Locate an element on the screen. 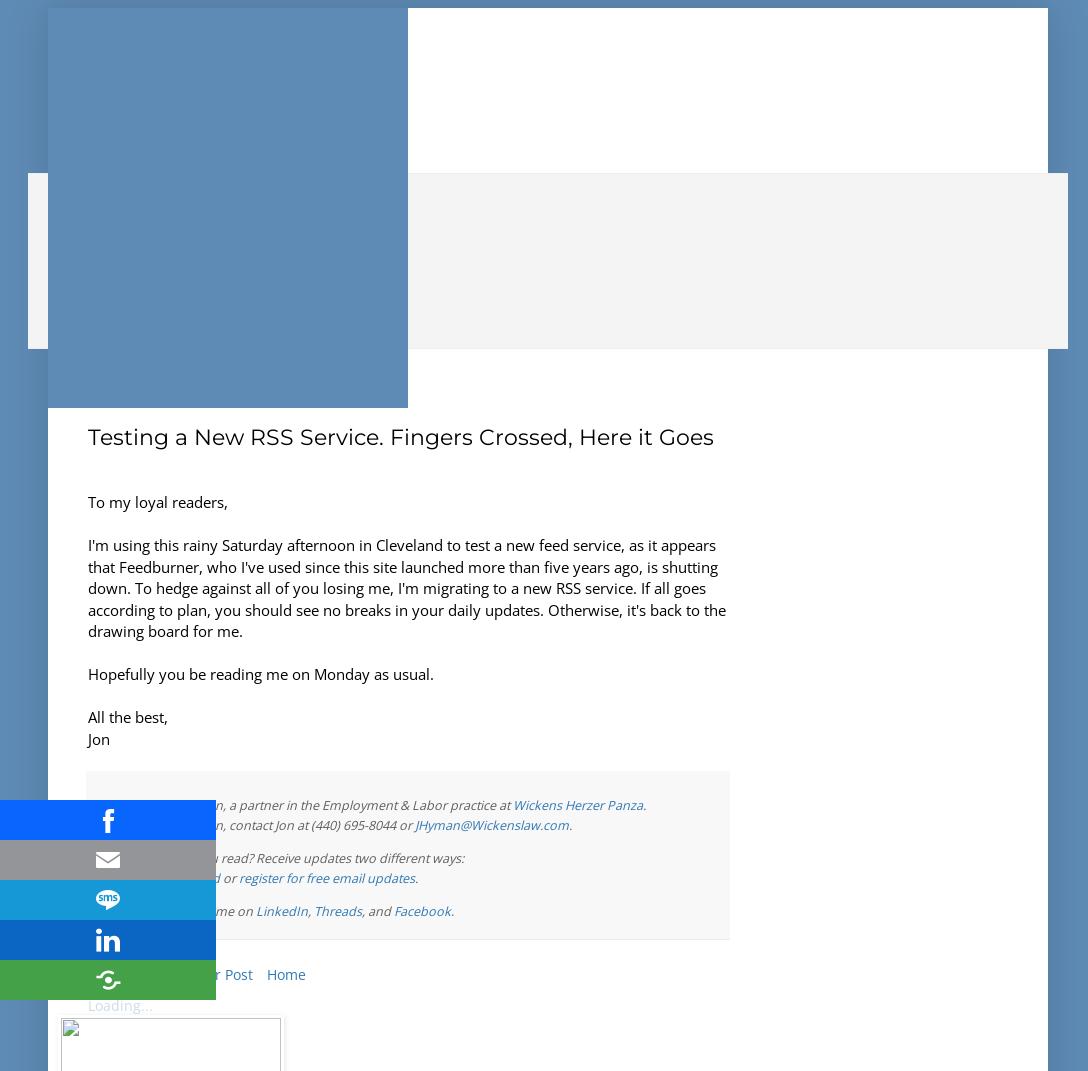  'register for free email updates' is located at coordinates (327, 877).